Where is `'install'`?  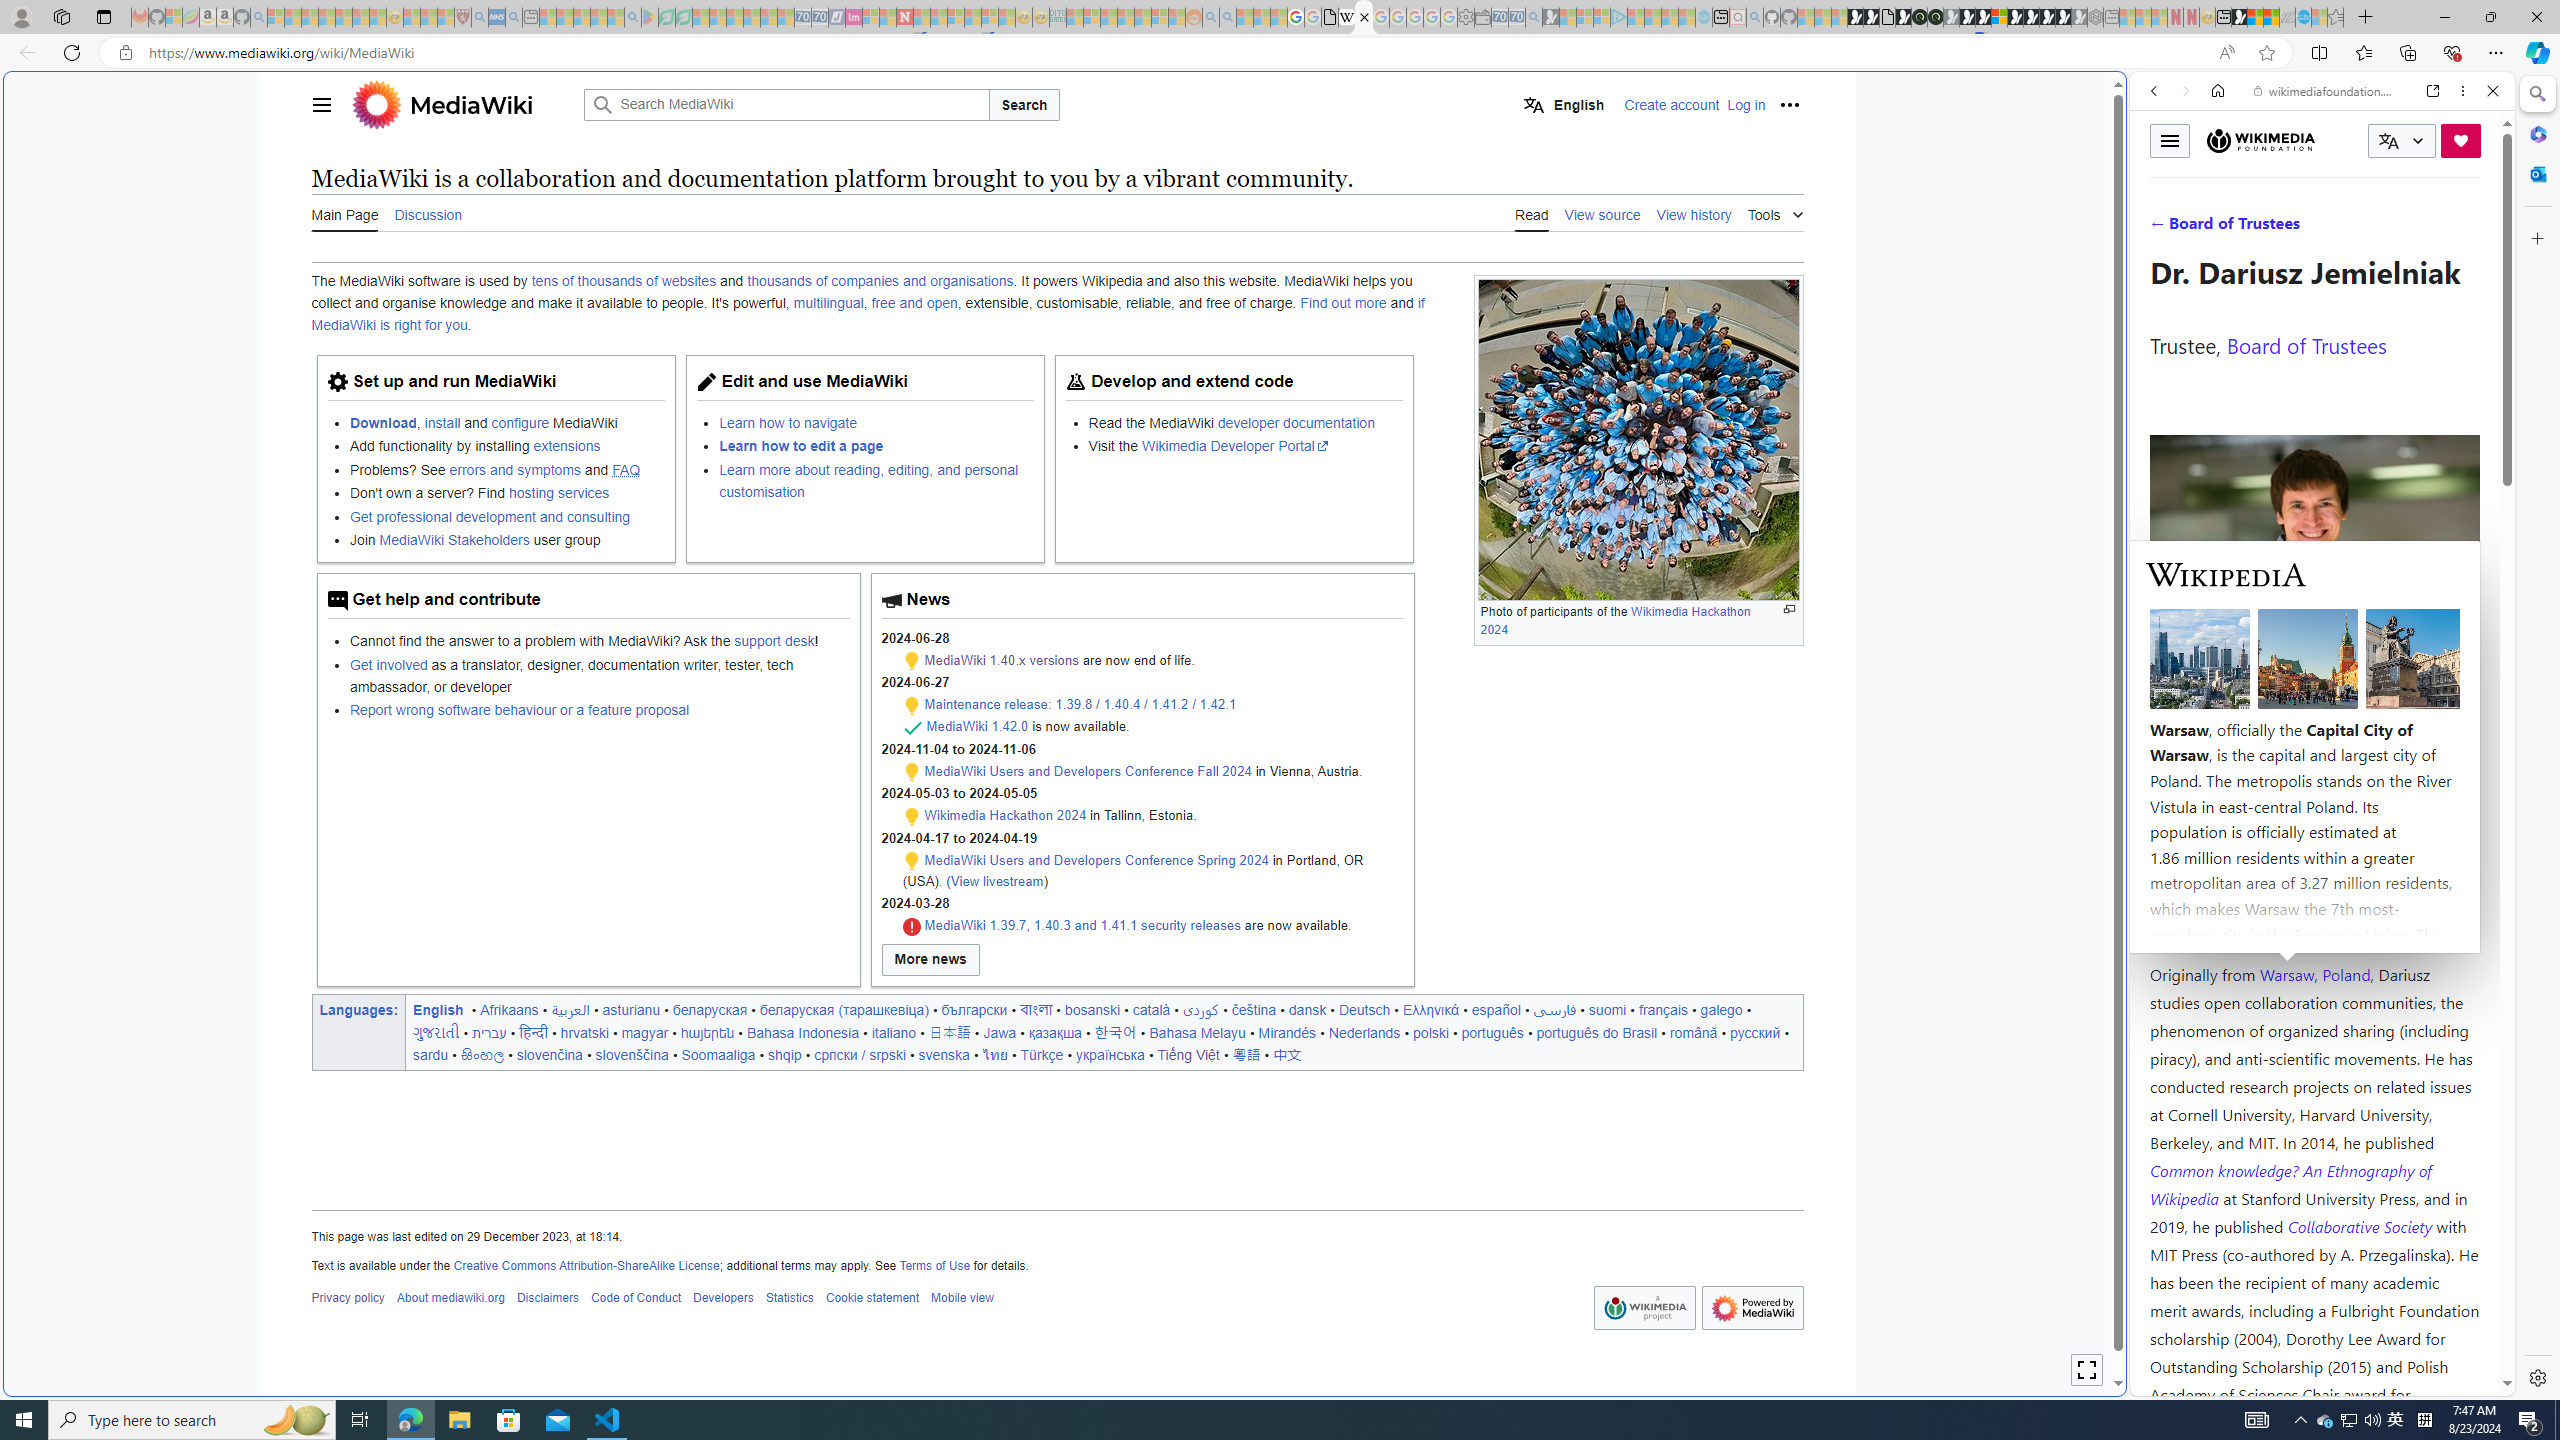 'install' is located at coordinates (441, 421).